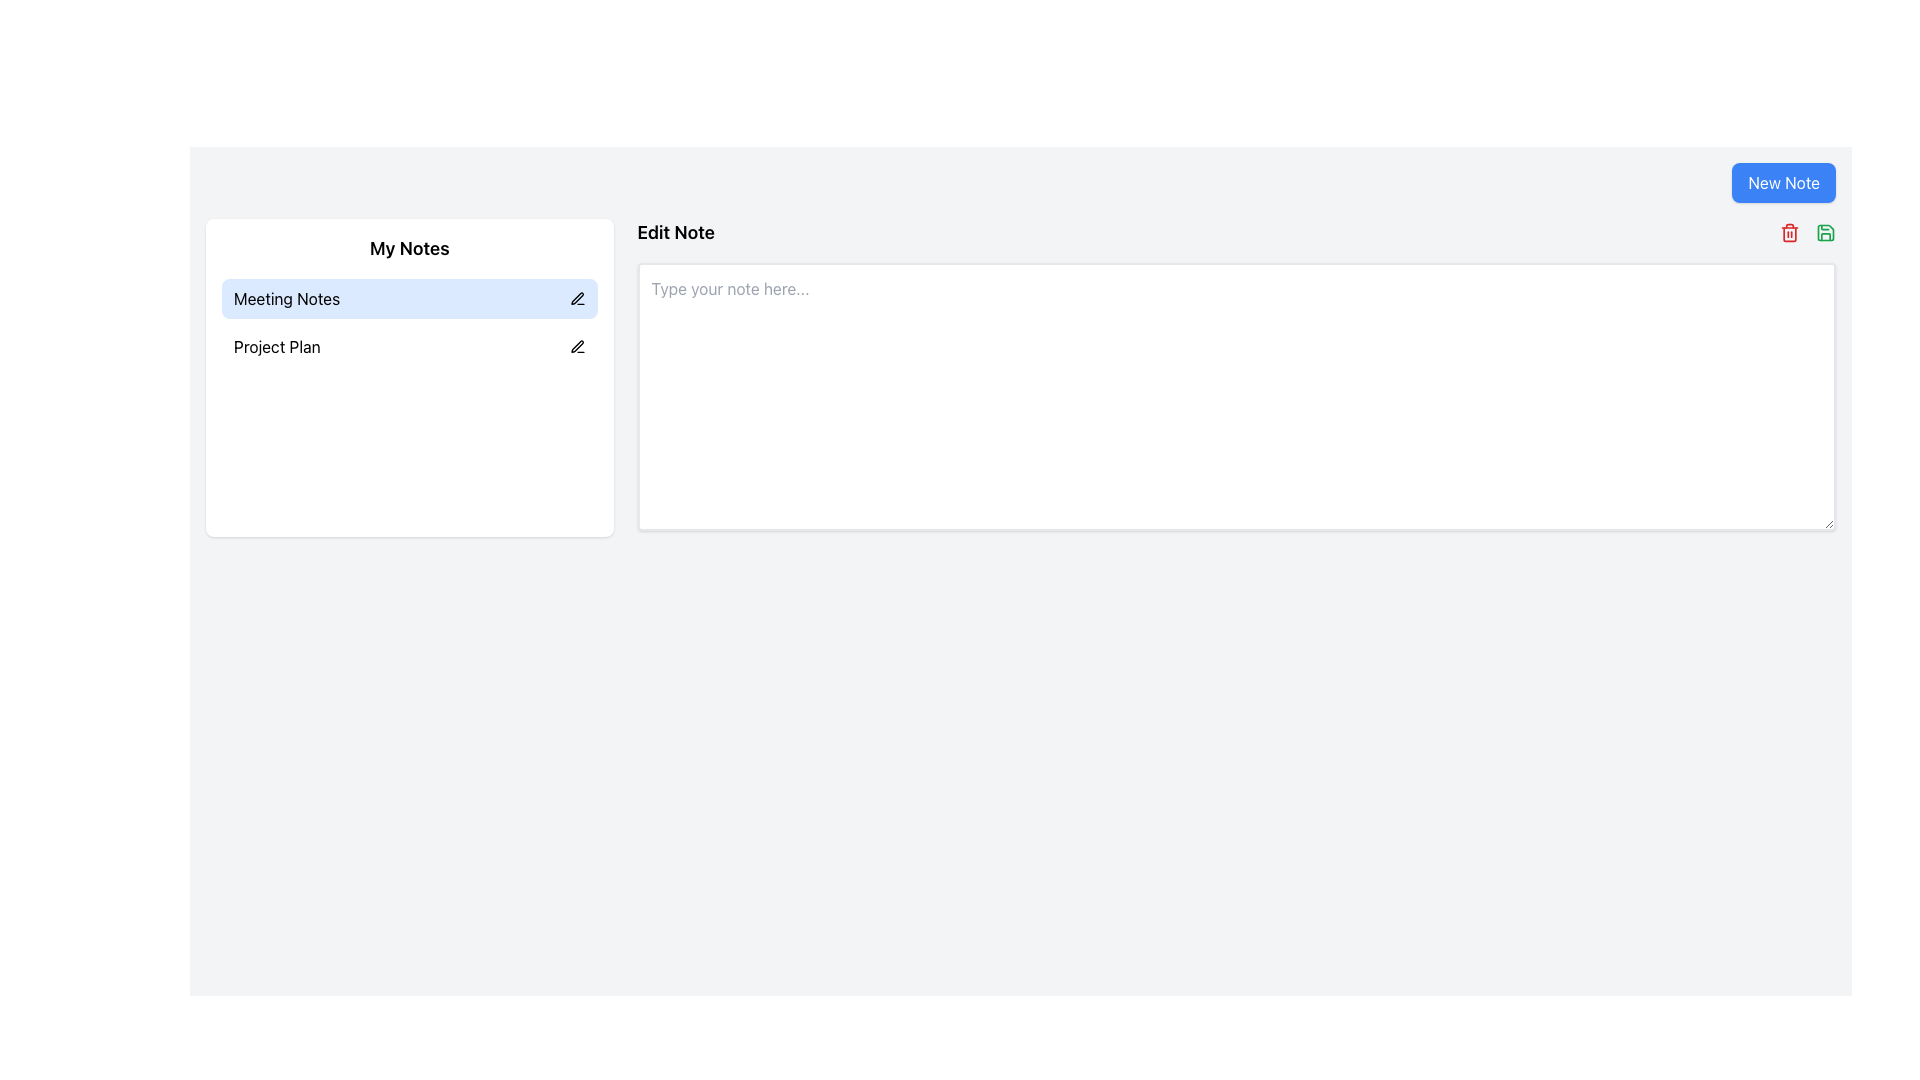 The height and width of the screenshot is (1080, 1920). Describe the element at coordinates (1790, 231) in the screenshot. I see `the red trash can icon in the top-right section of the 'Edit Note' area` at that location.